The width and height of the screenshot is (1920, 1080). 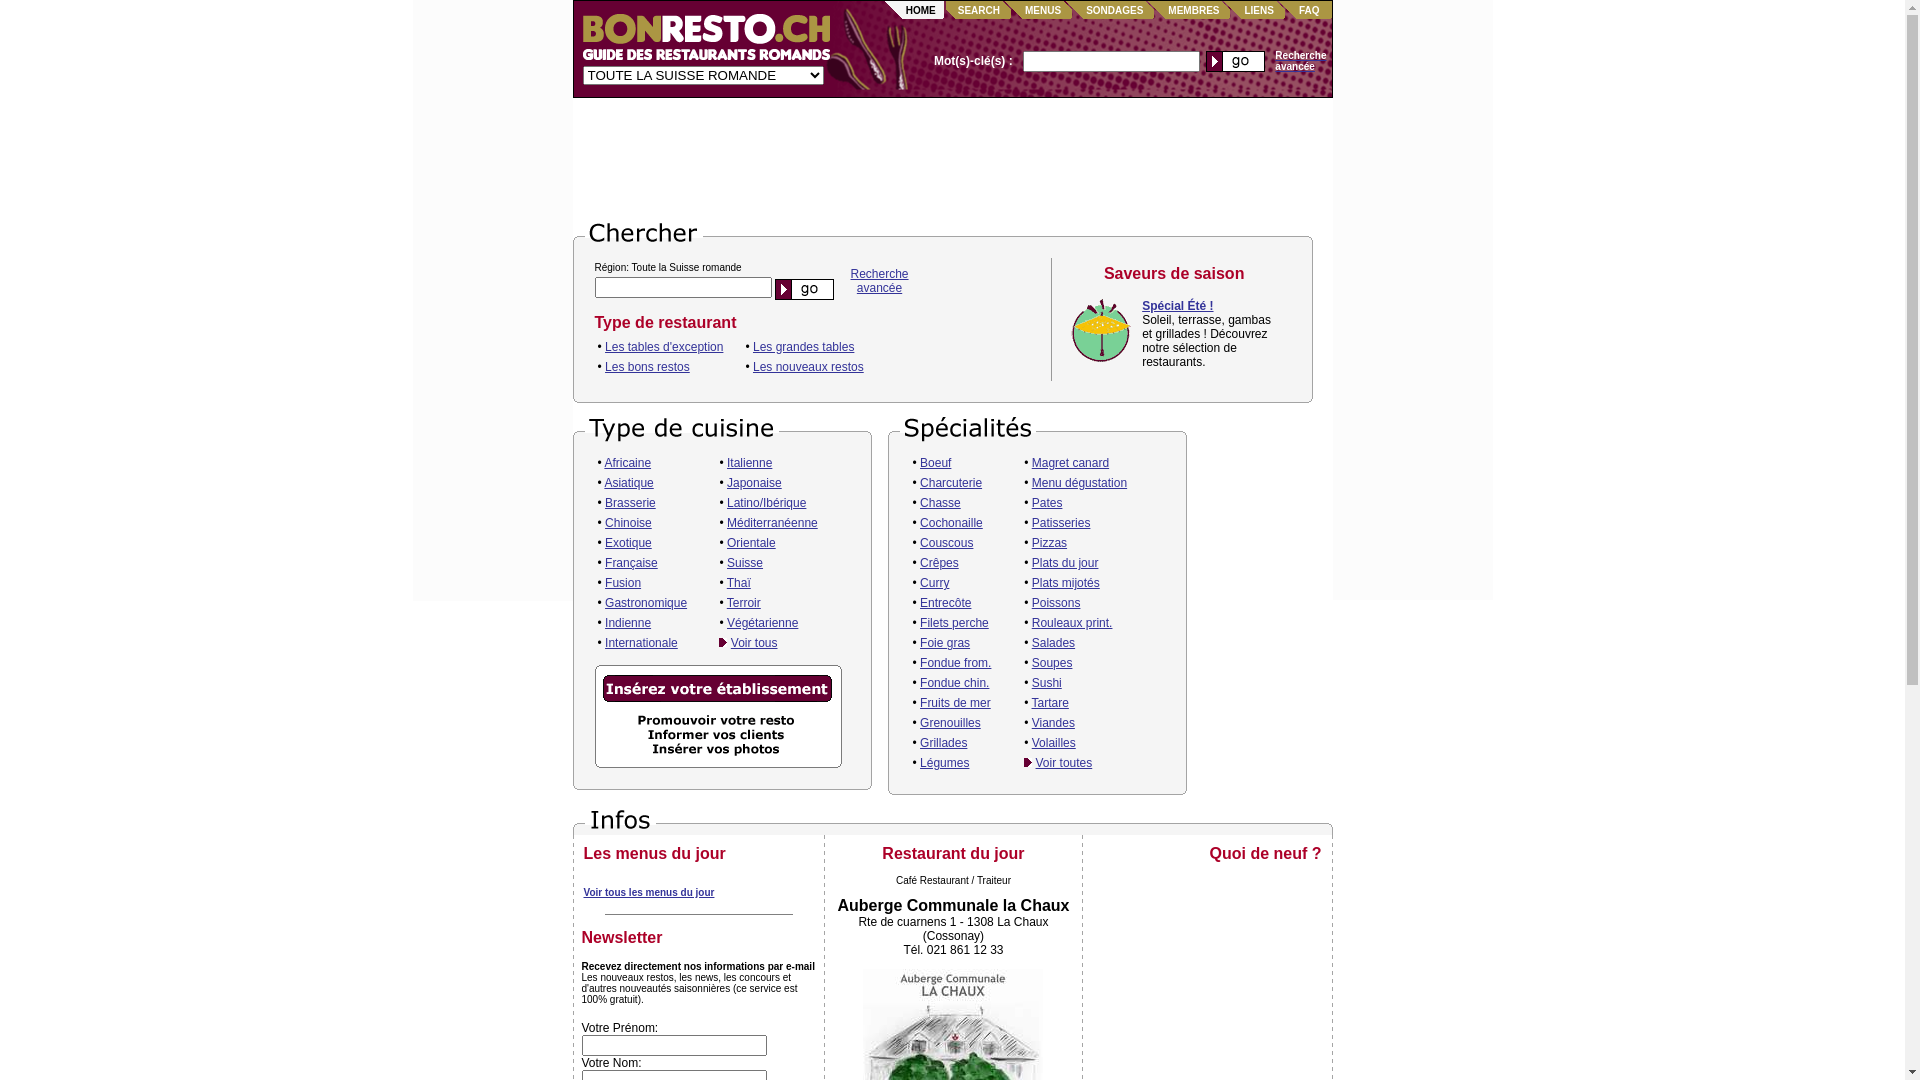 What do you see at coordinates (1257, 9) in the screenshot?
I see `'LIENS'` at bounding box center [1257, 9].